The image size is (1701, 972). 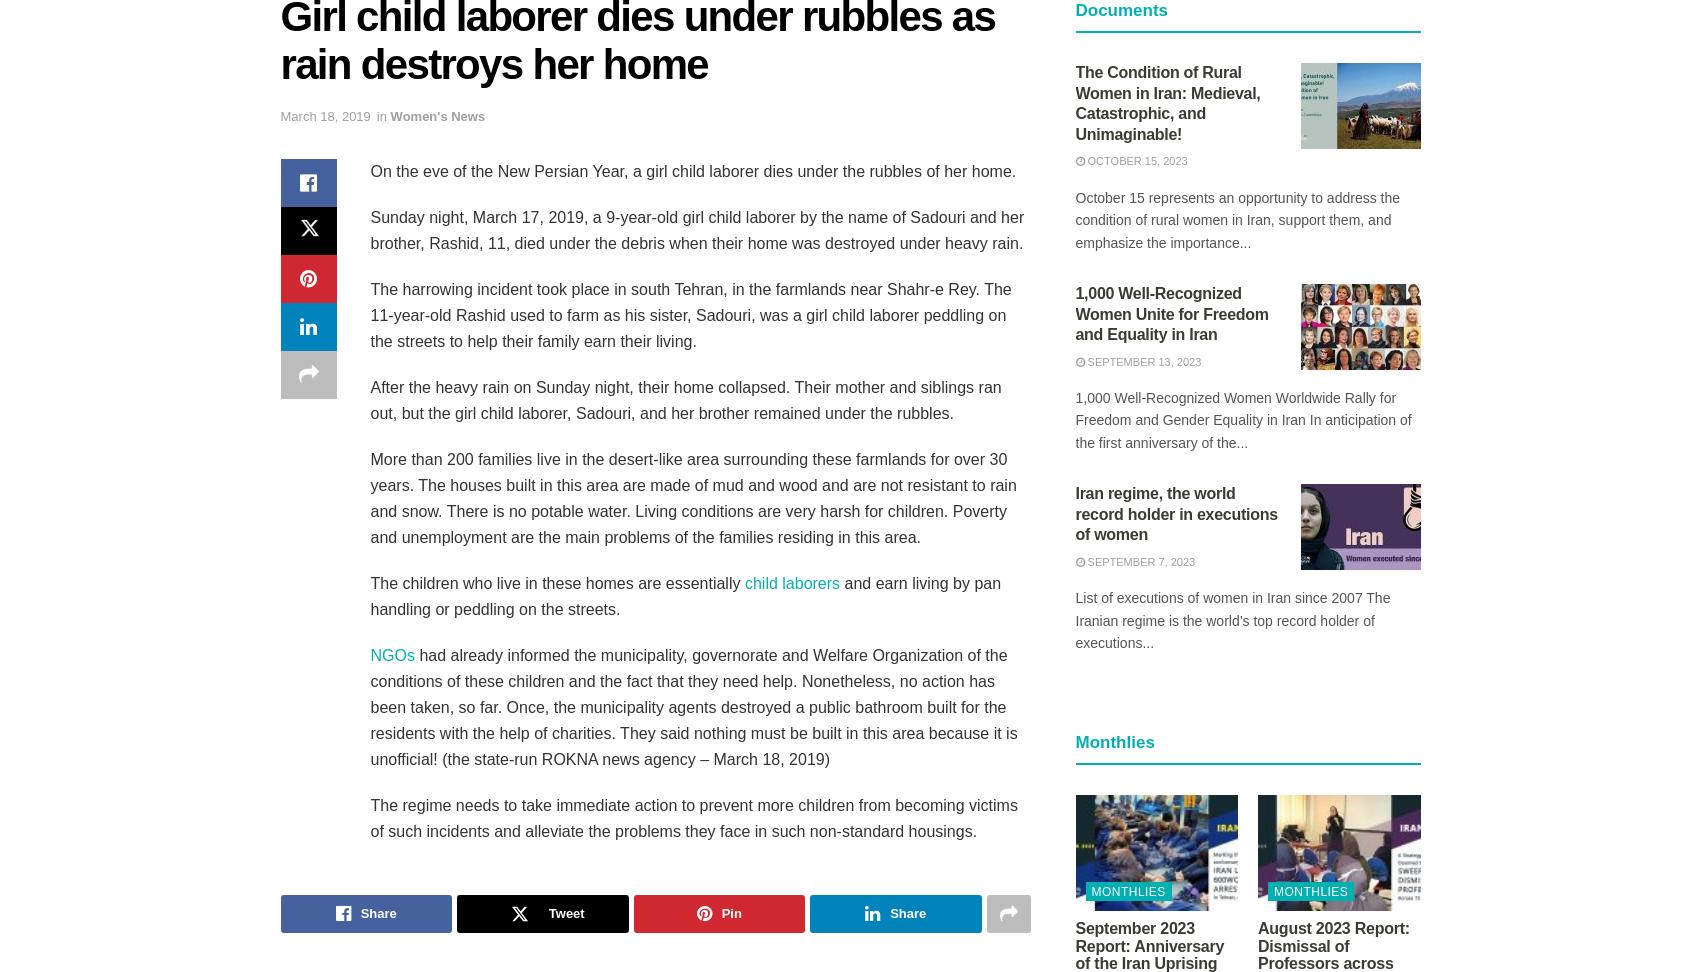 What do you see at coordinates (1075, 218) in the screenshot?
I see `'October 15 represents an opportunity to address the condition of rural women in Iran, support them, and emphasize the importance...'` at bounding box center [1075, 218].